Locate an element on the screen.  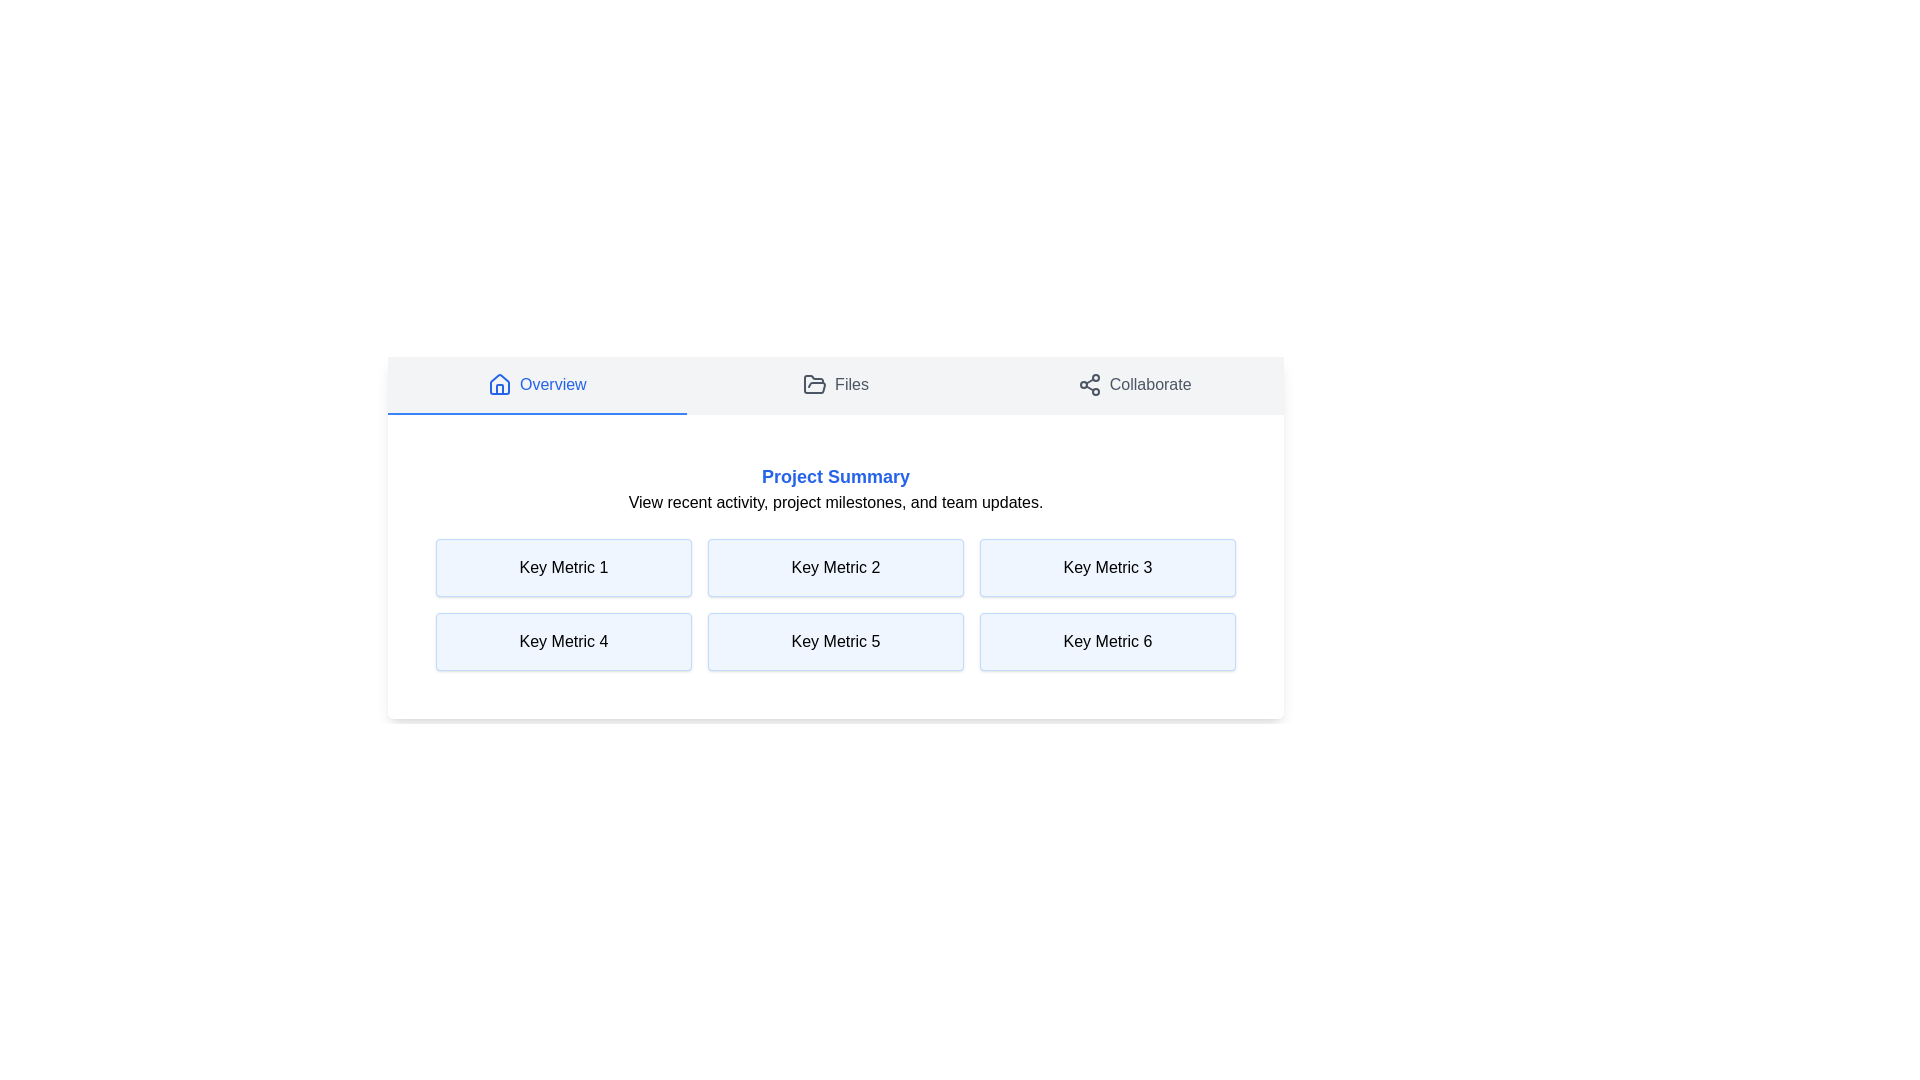
the second block from the left in the first row of the interactive card that displays 'Key Metric 2' is located at coordinates (835, 536).